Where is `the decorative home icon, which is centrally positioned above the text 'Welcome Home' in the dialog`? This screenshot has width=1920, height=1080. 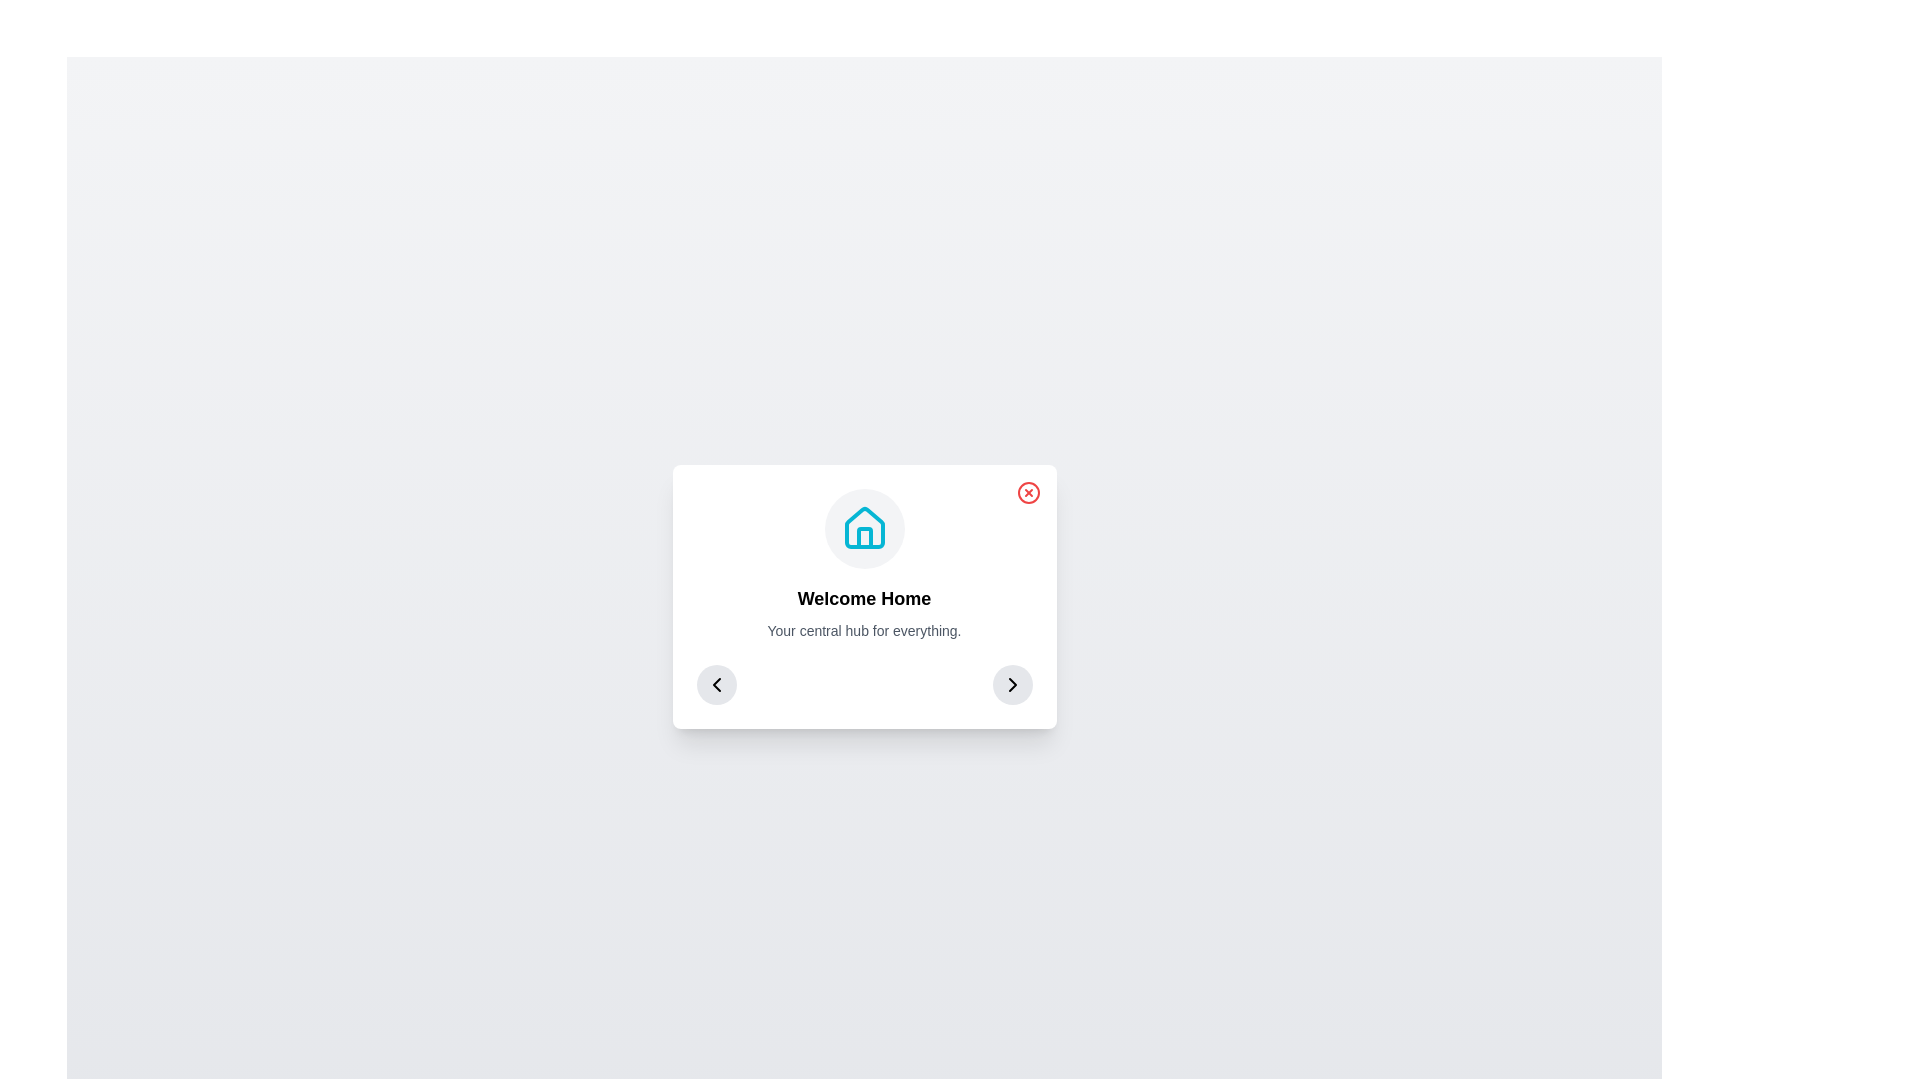 the decorative home icon, which is centrally positioned above the text 'Welcome Home' in the dialog is located at coordinates (864, 527).